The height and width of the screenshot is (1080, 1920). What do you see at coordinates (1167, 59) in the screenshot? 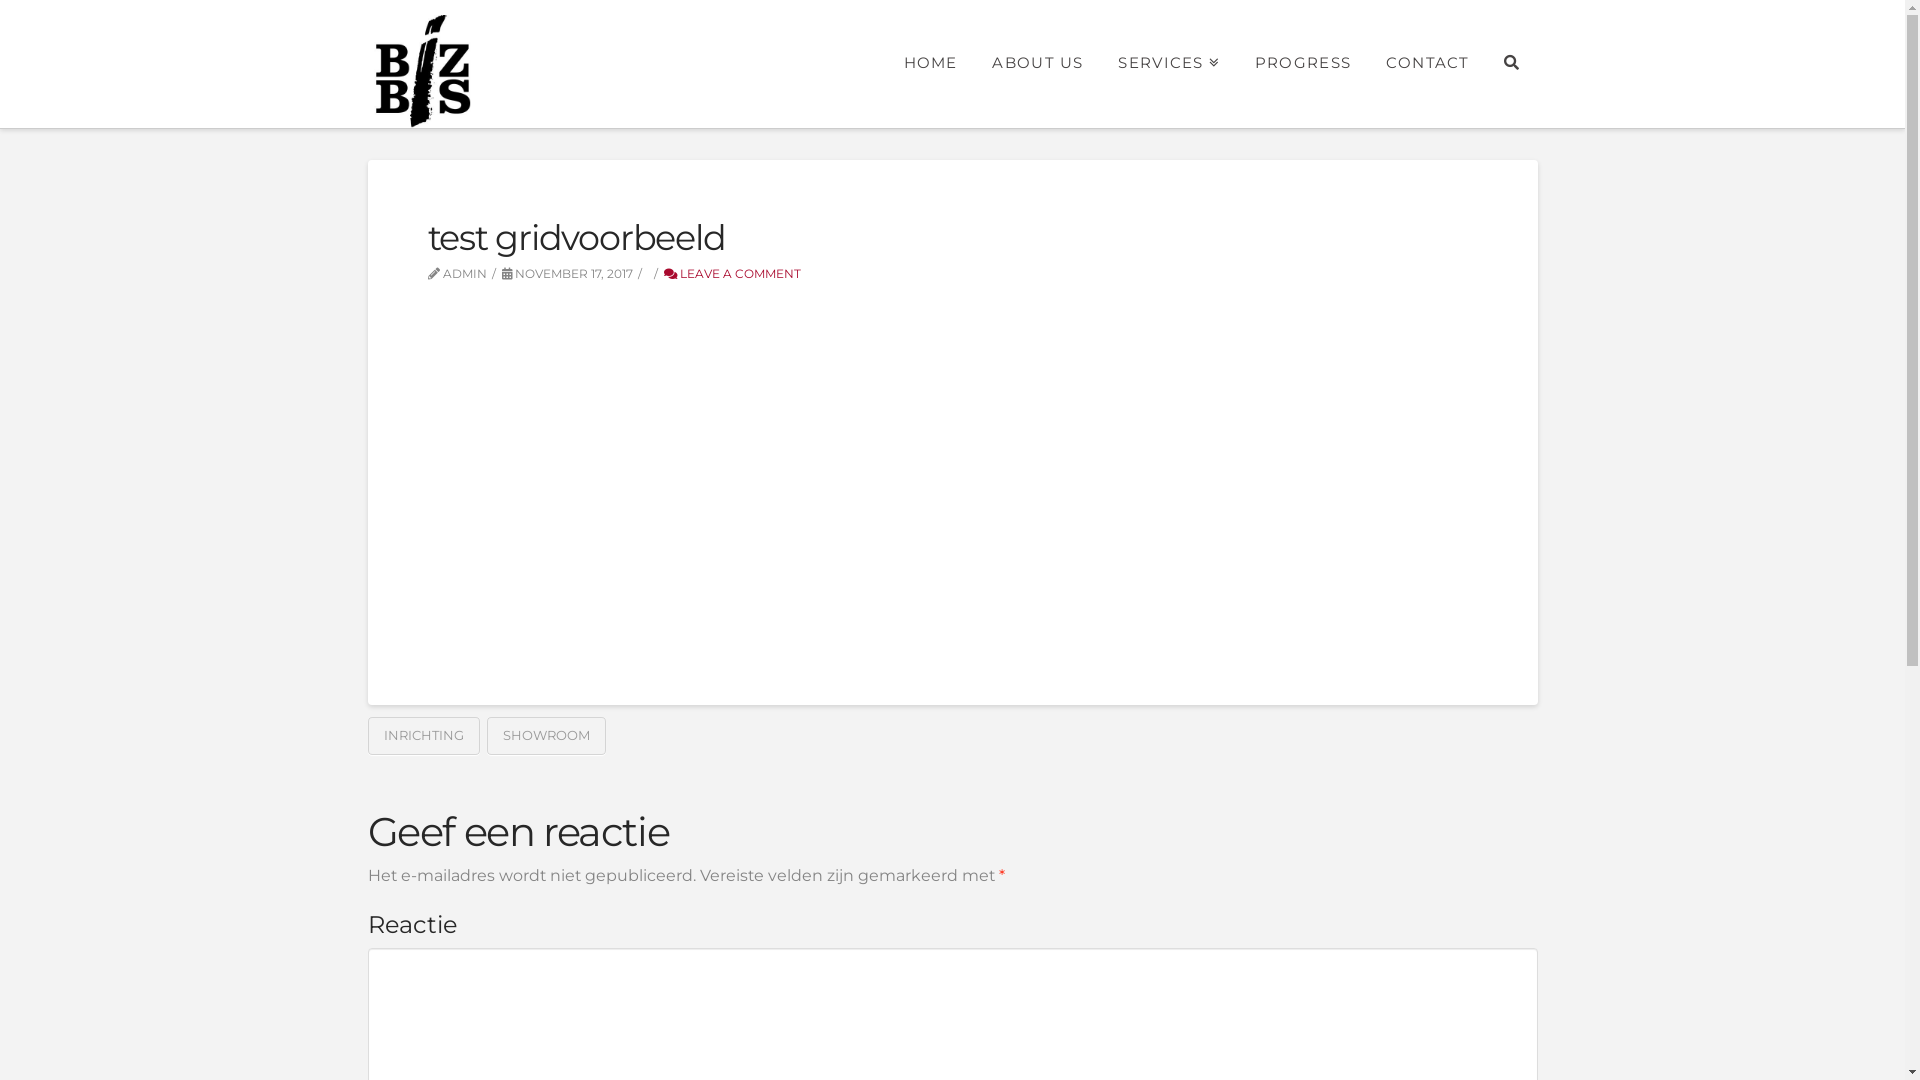
I see `'SERVICES'` at bounding box center [1167, 59].